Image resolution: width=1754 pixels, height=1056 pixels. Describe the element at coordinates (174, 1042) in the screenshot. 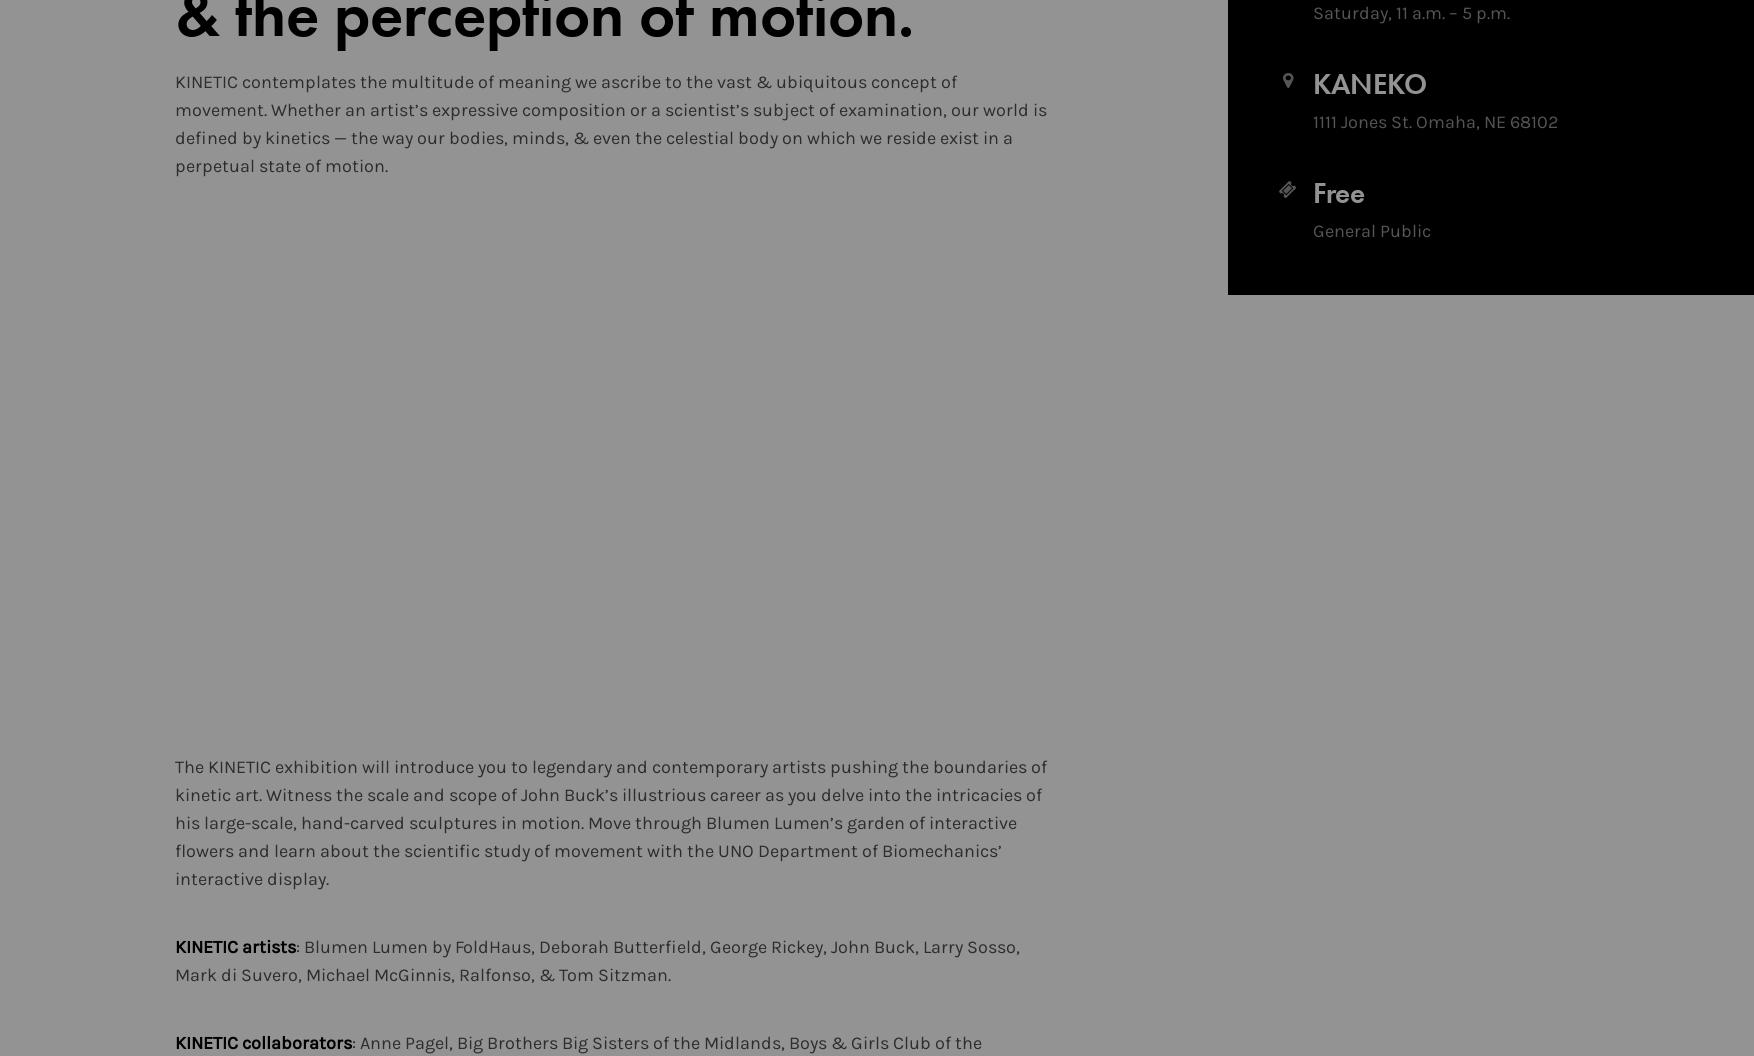

I see `'KINETIC collaborators'` at that location.